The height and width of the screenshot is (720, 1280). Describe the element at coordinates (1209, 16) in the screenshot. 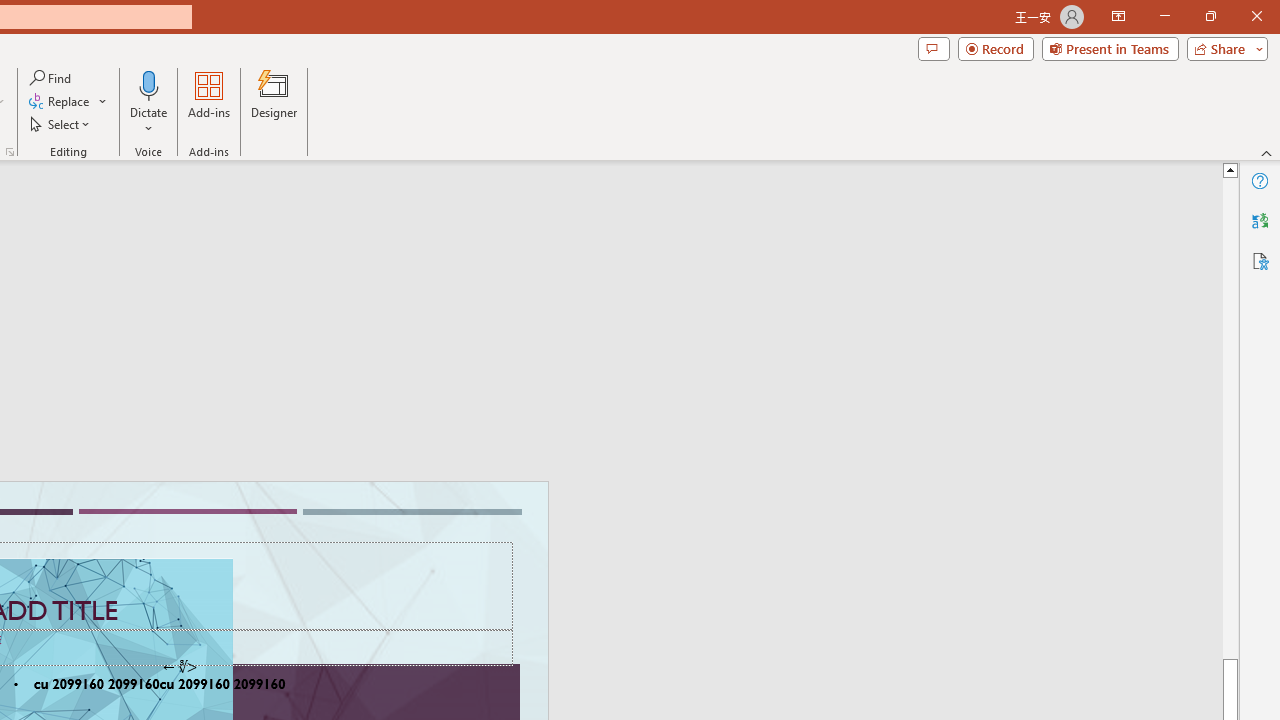

I see `'Restore Down'` at that location.